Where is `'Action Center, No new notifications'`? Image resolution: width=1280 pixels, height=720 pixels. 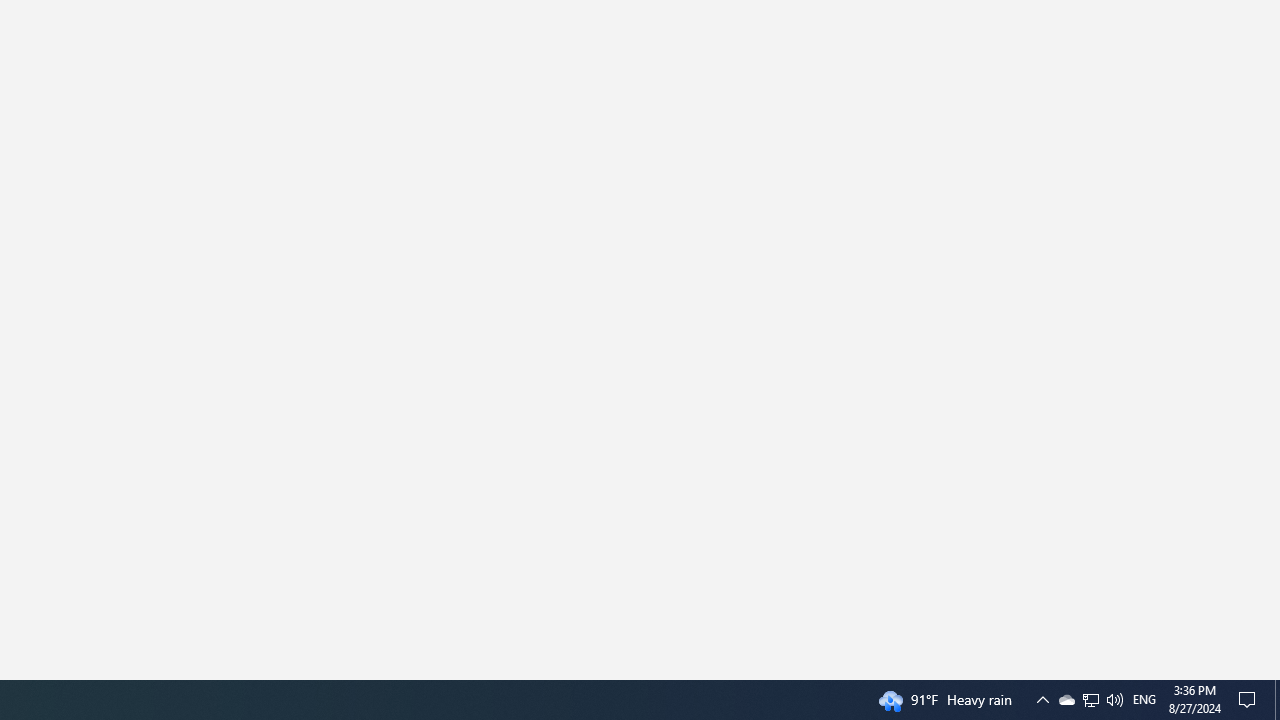 'Action Center, No new notifications' is located at coordinates (1250, 698).